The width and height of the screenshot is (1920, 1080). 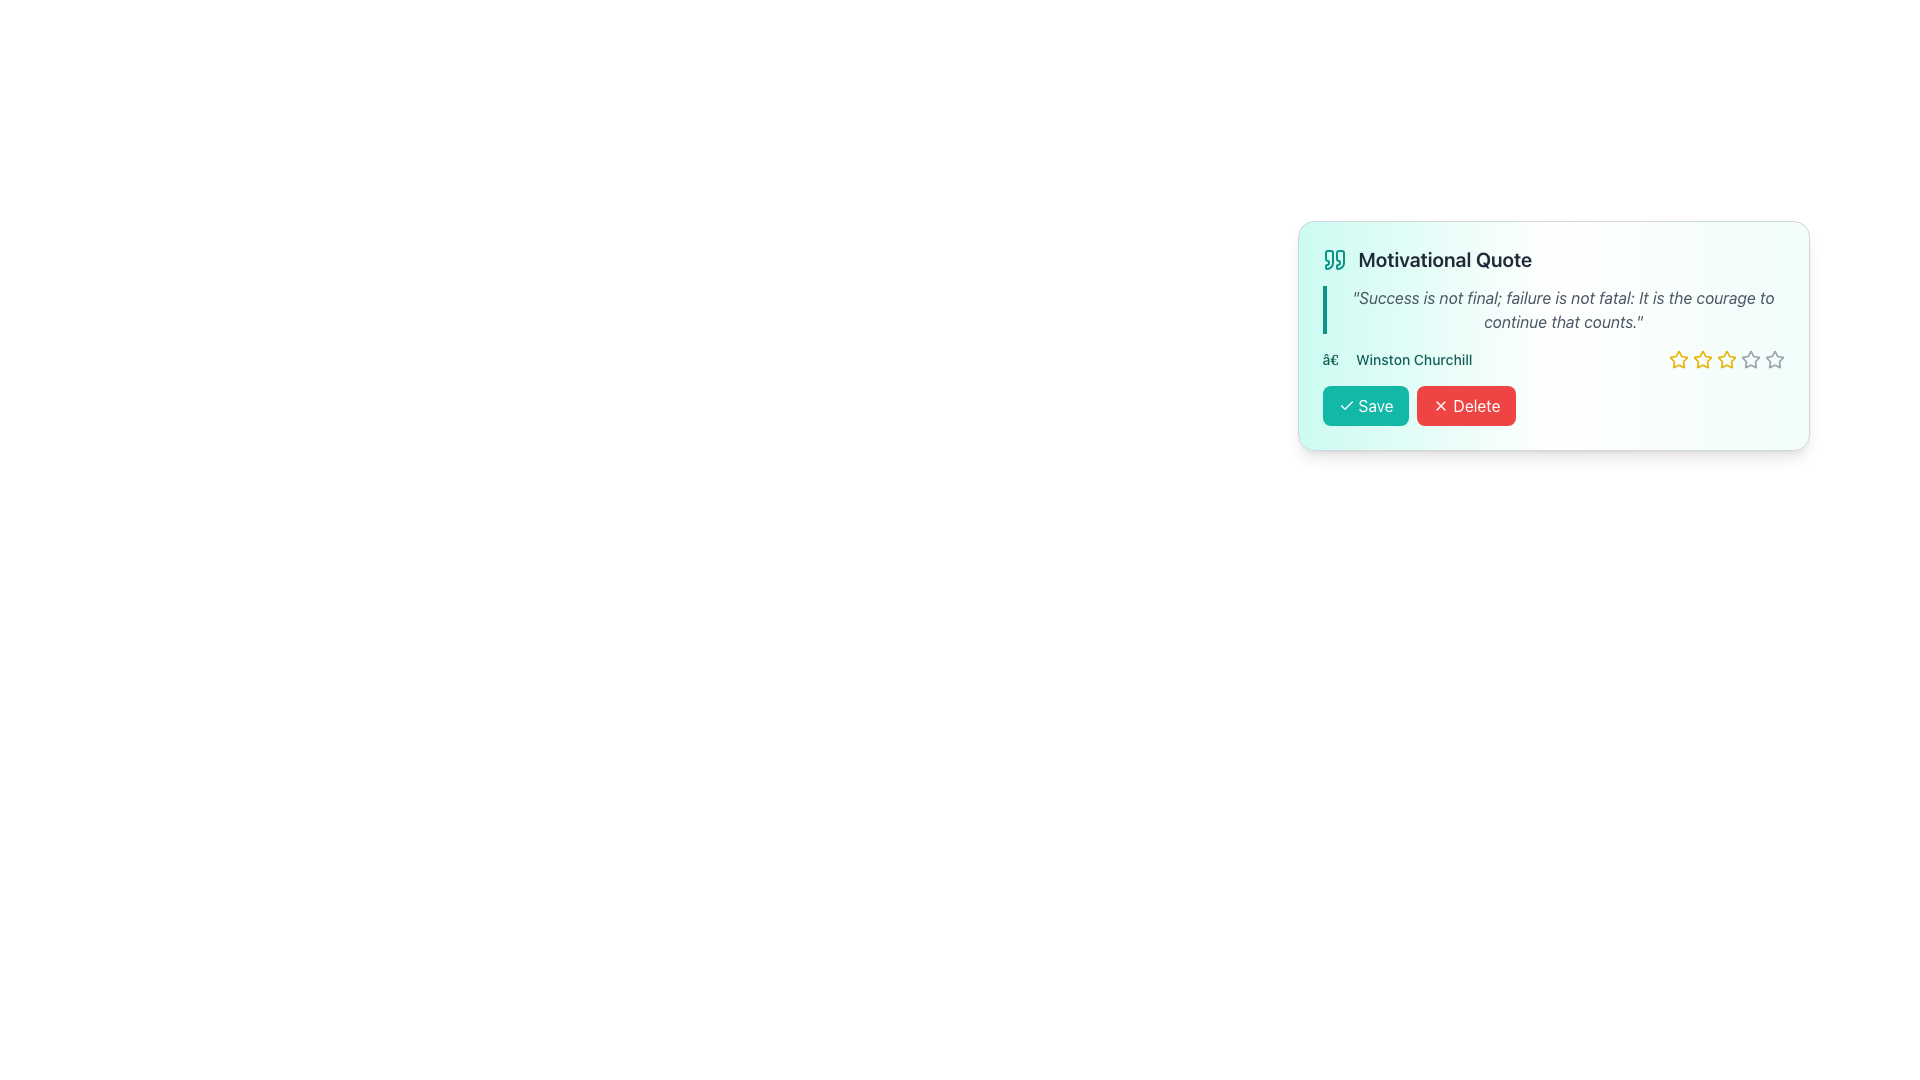 I want to click on the fifth star icon in the rating system located in the bottom-right corner of the card layout to assign a rating, so click(x=1774, y=358).